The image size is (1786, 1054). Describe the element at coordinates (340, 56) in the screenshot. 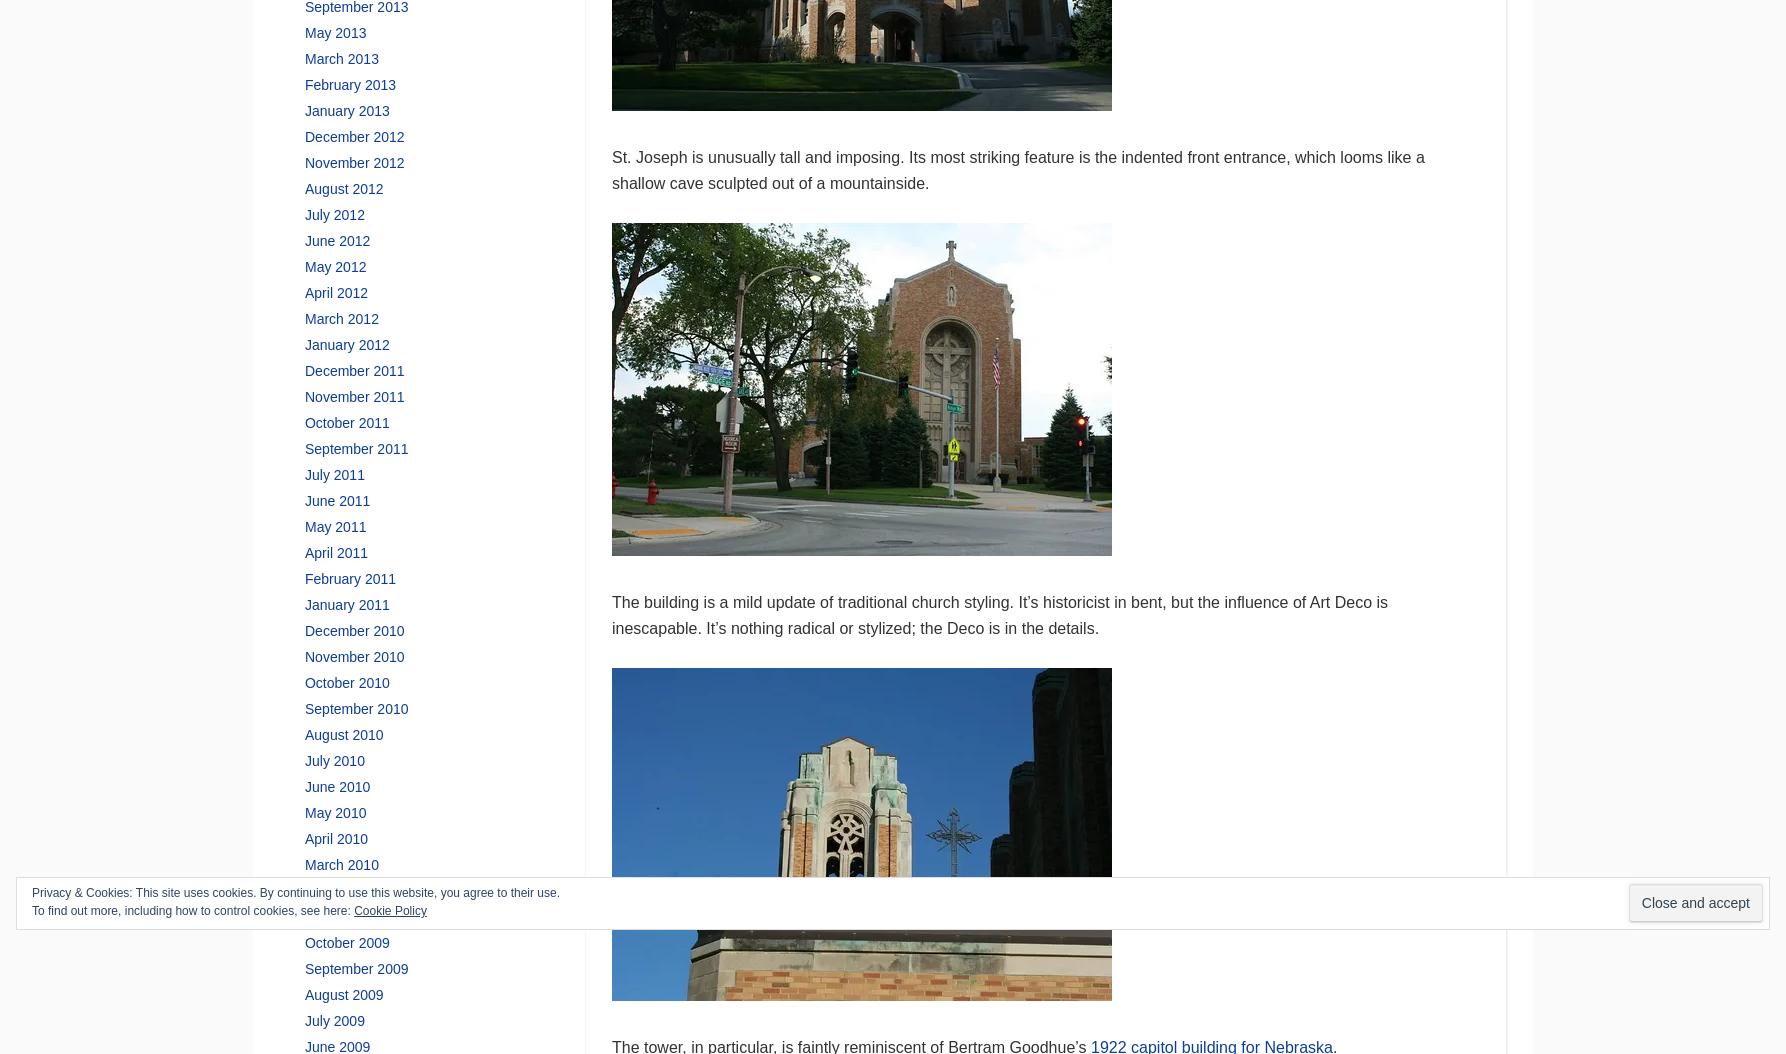

I see `'March 2013'` at that location.